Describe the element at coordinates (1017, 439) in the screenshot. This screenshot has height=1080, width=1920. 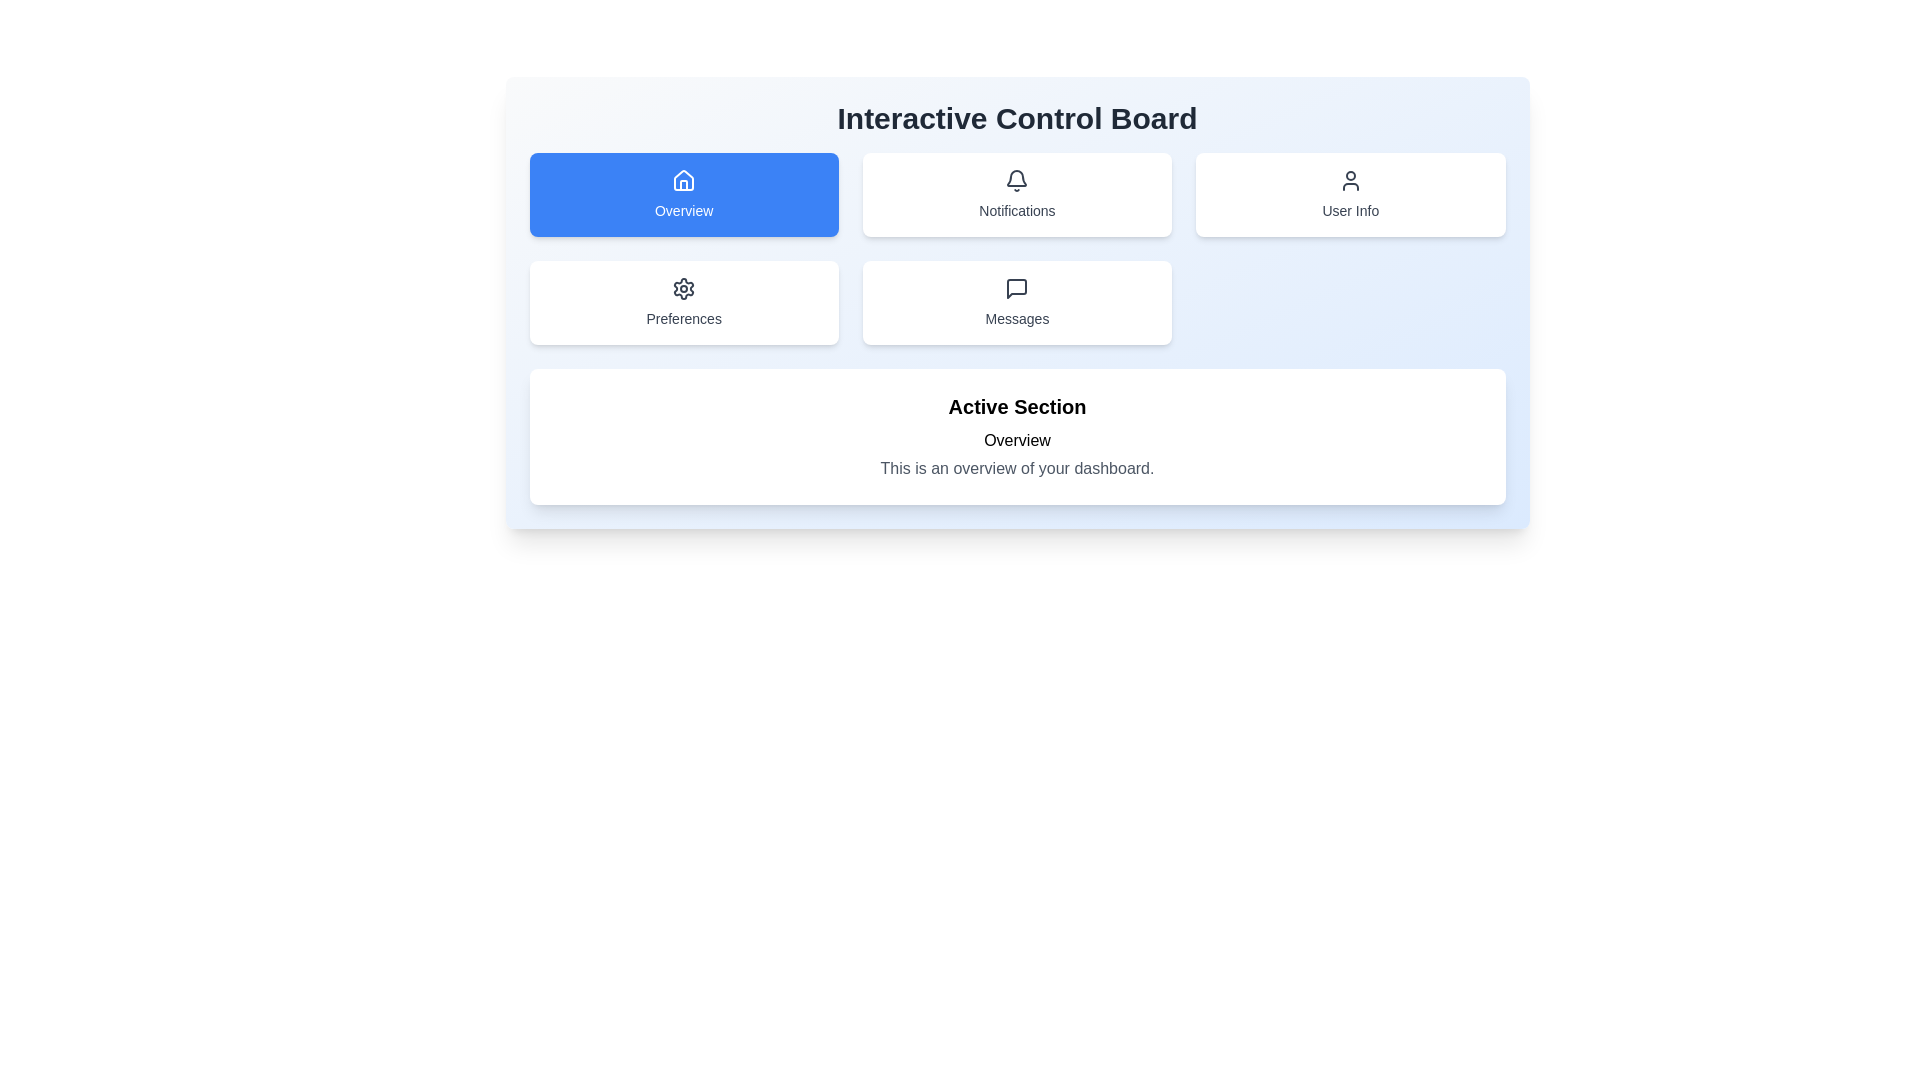
I see `the Text Label that serves as a section header, positioned below 'Active Section' and above the descriptive text` at that location.